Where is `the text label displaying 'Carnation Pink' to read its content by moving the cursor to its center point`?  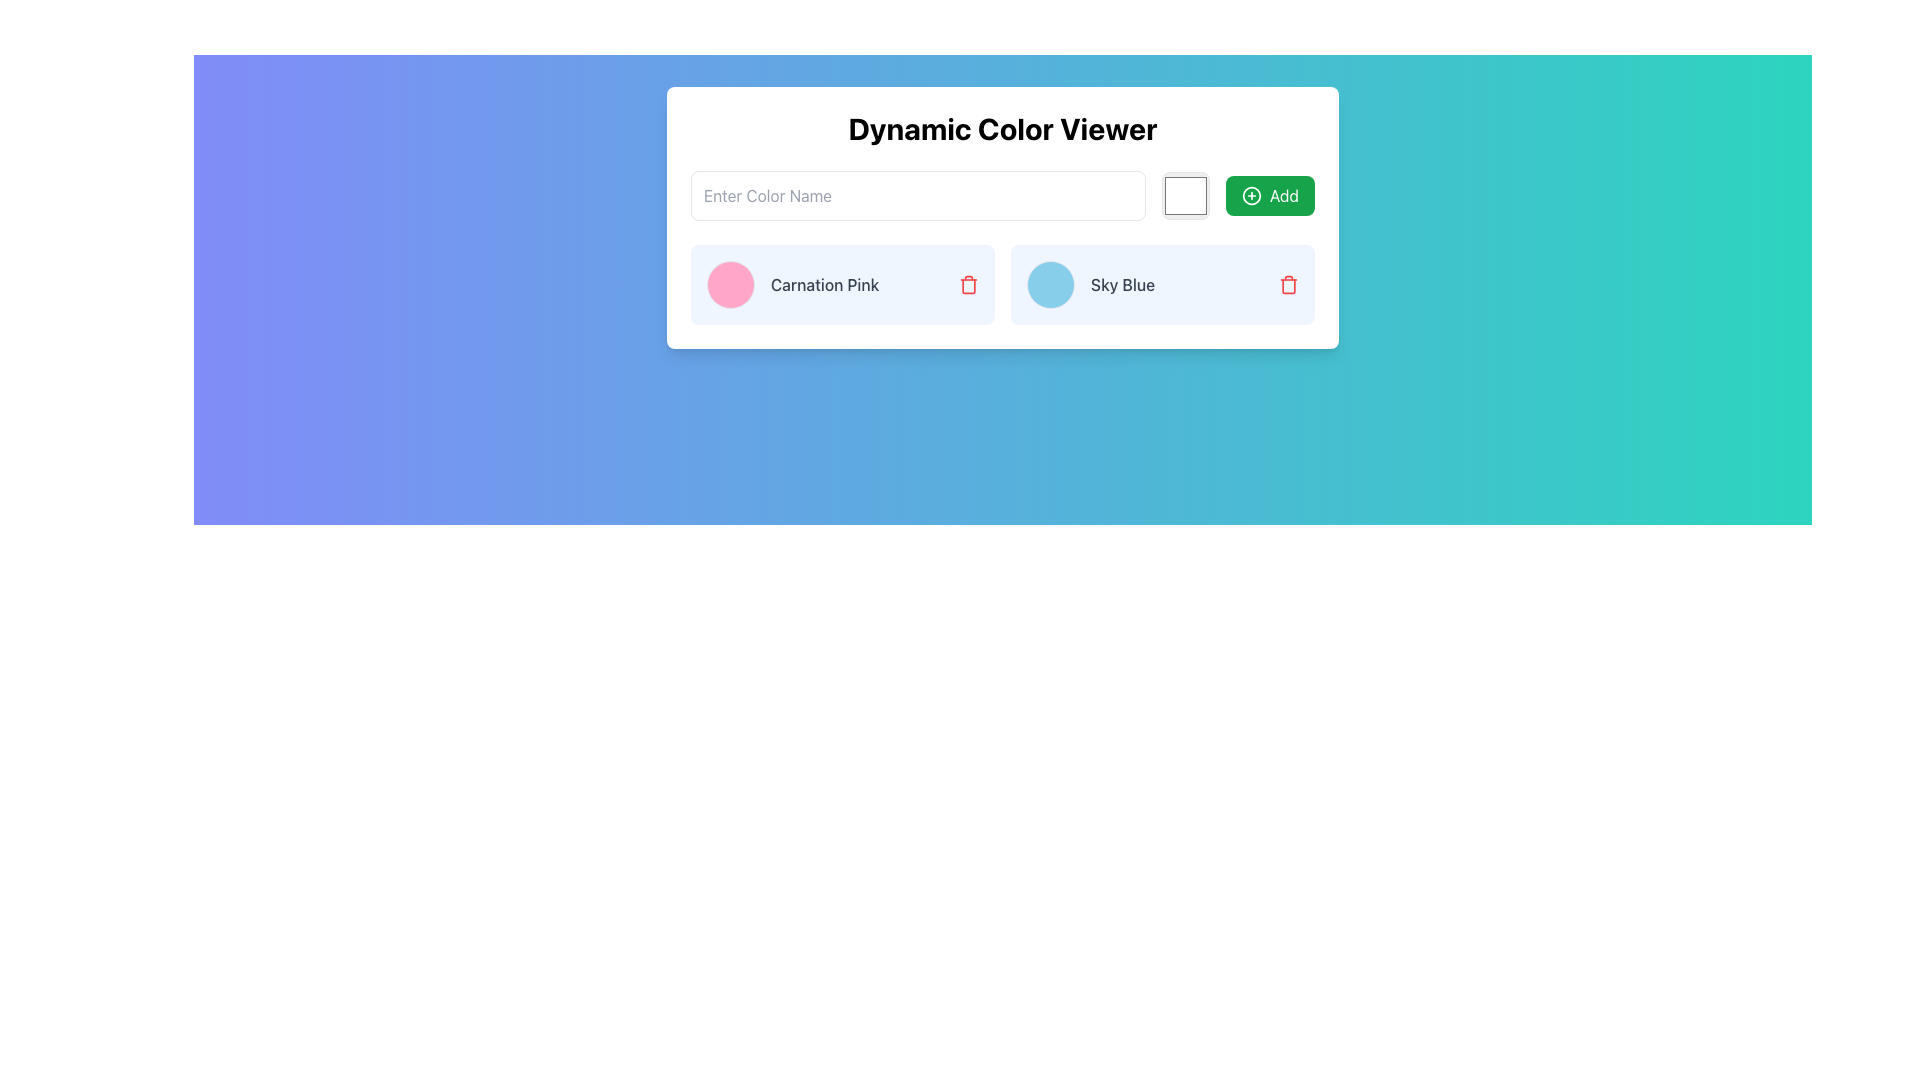
the text label displaying 'Carnation Pink' to read its content by moving the cursor to its center point is located at coordinates (825, 285).